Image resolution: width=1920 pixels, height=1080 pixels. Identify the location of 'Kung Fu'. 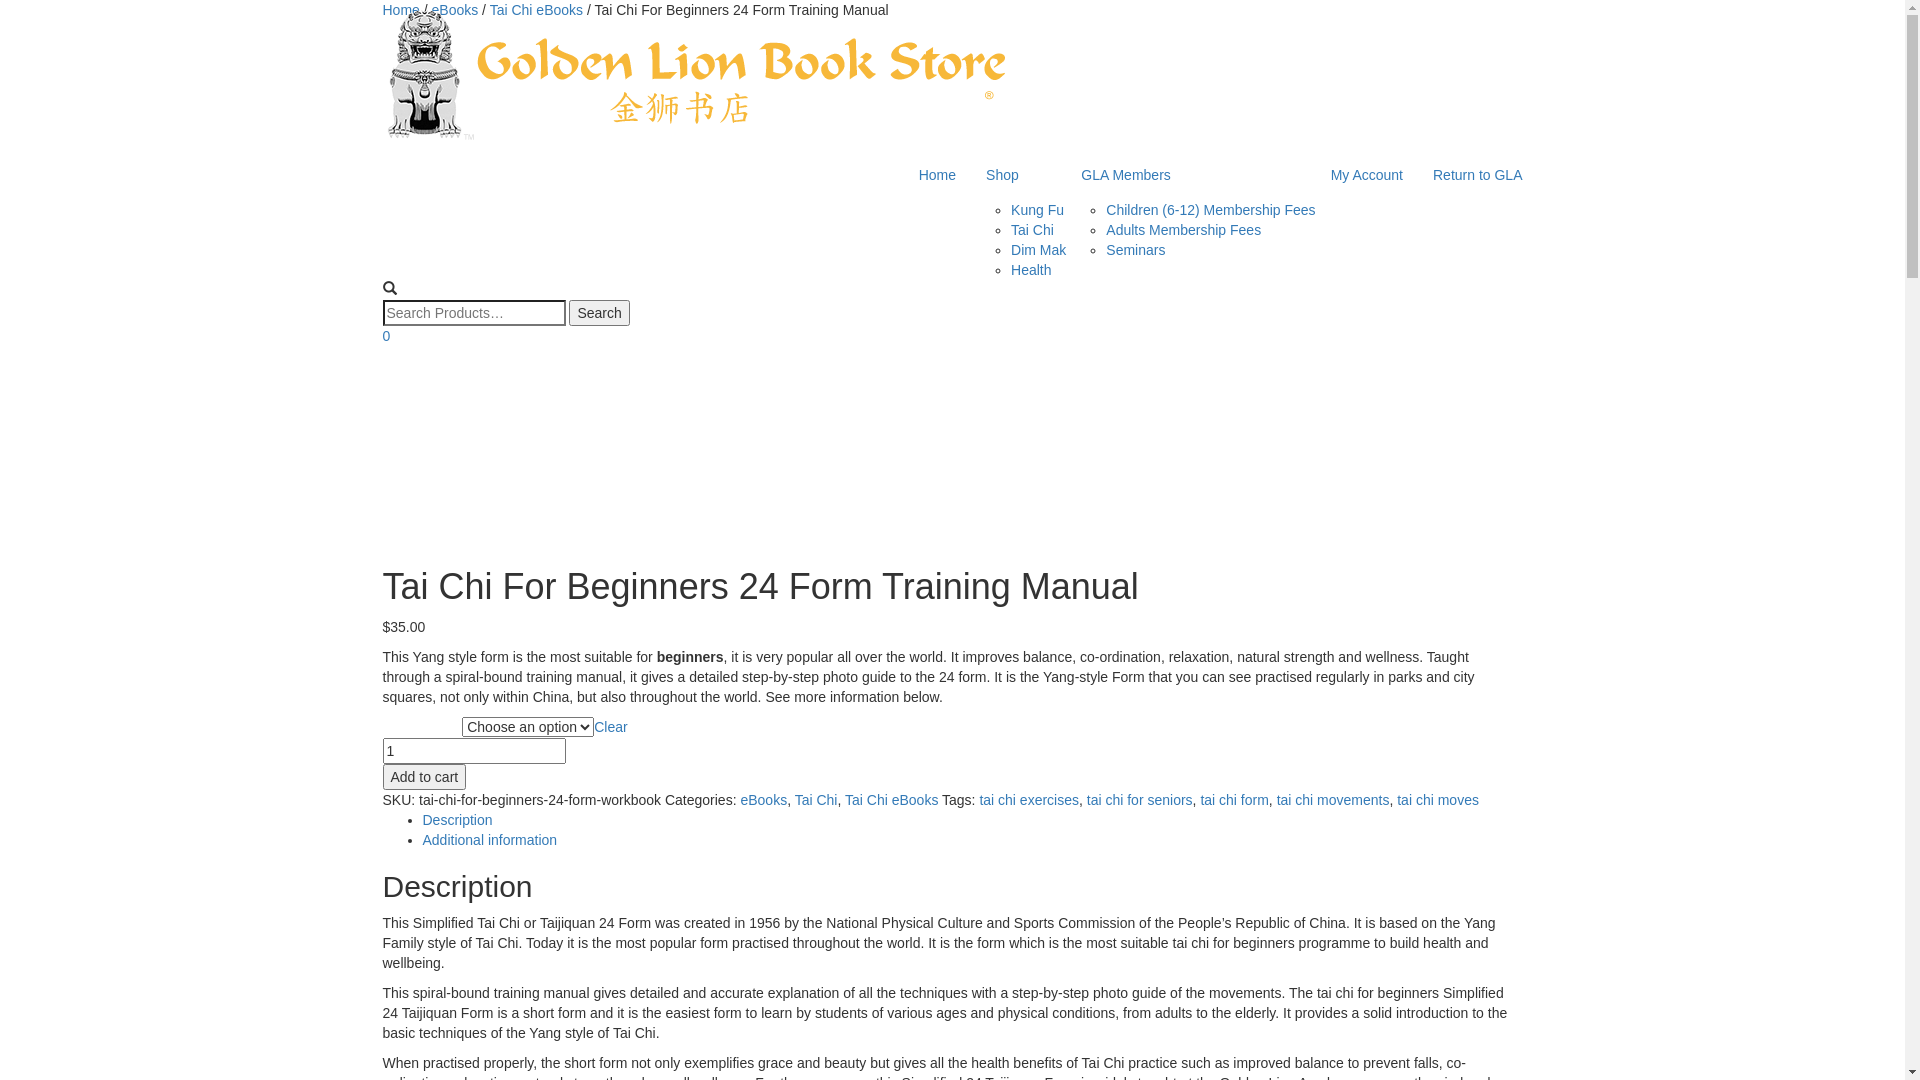
(1037, 209).